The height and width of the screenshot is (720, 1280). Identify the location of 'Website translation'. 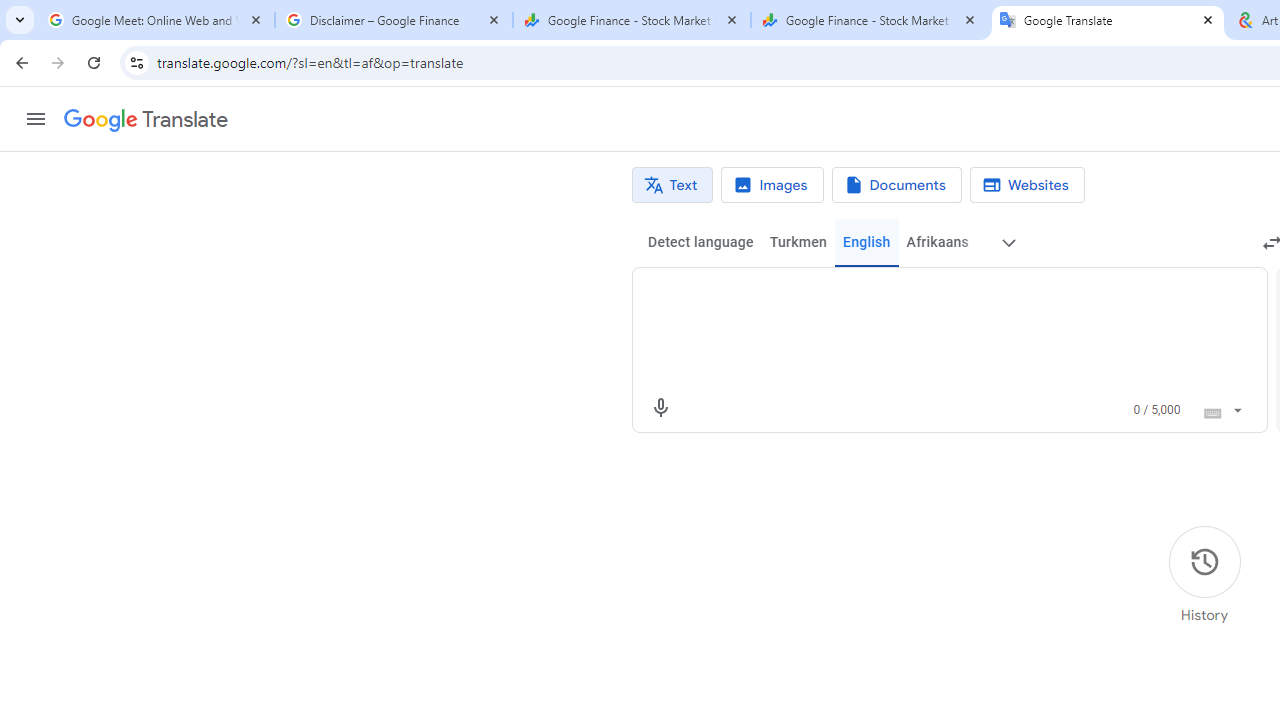
(1027, 185).